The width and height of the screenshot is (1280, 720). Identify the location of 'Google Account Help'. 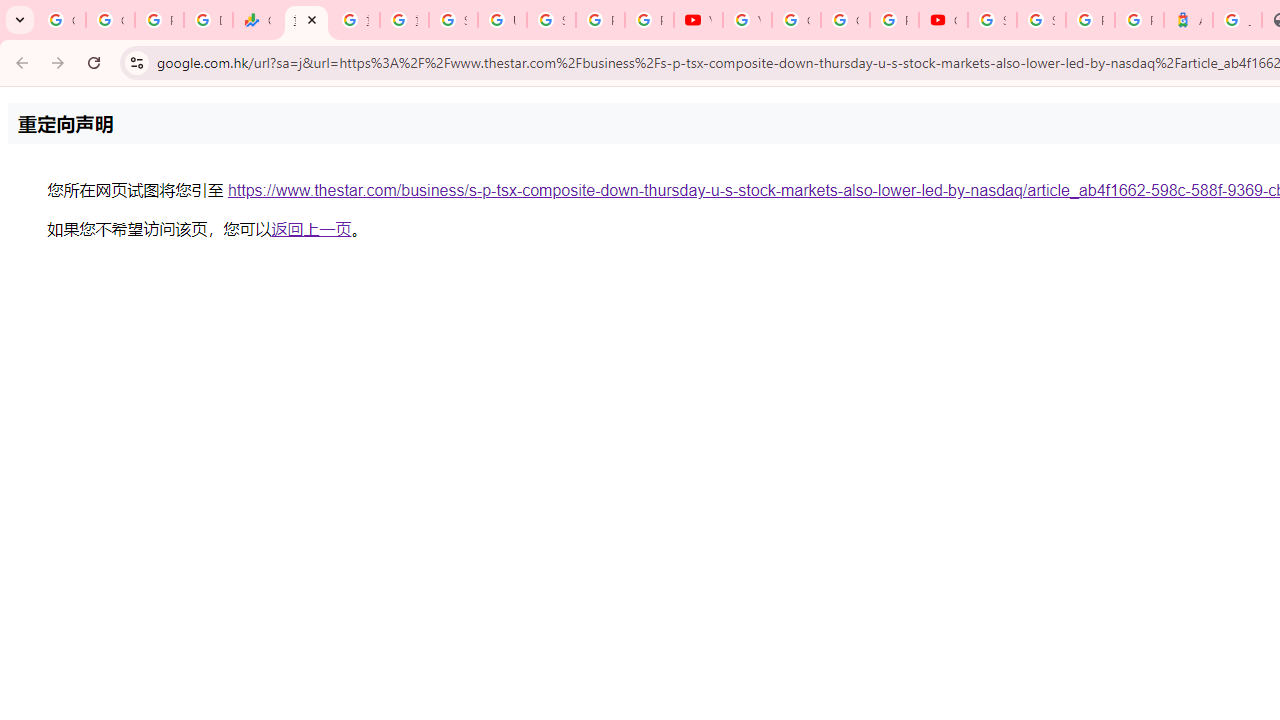
(795, 20).